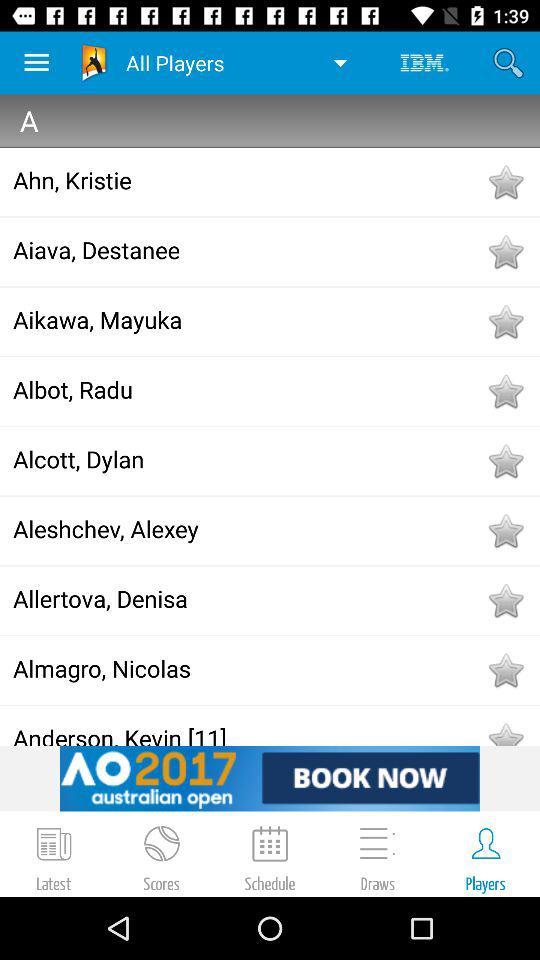 This screenshot has width=540, height=960. Describe the element at coordinates (248, 459) in the screenshot. I see `alcott, dylan` at that location.